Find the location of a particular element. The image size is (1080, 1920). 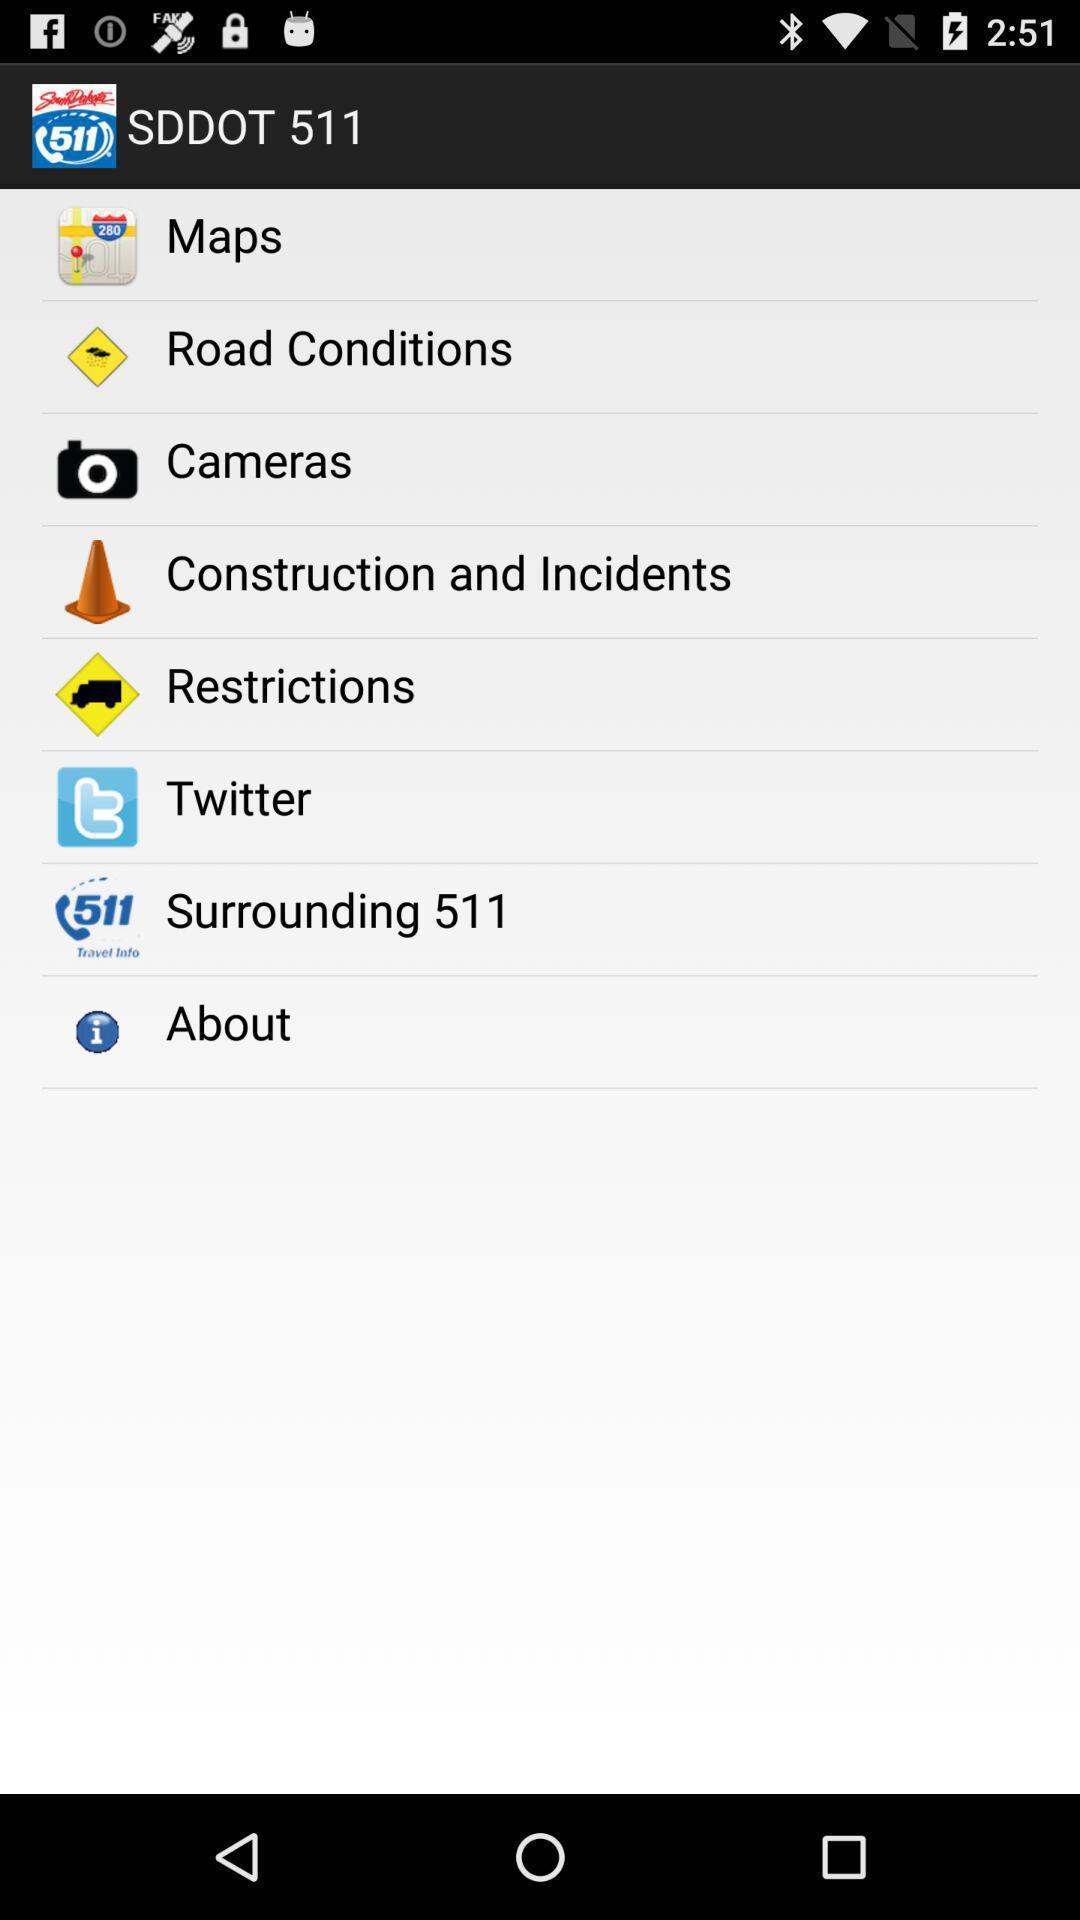

road conditions is located at coordinates (338, 346).